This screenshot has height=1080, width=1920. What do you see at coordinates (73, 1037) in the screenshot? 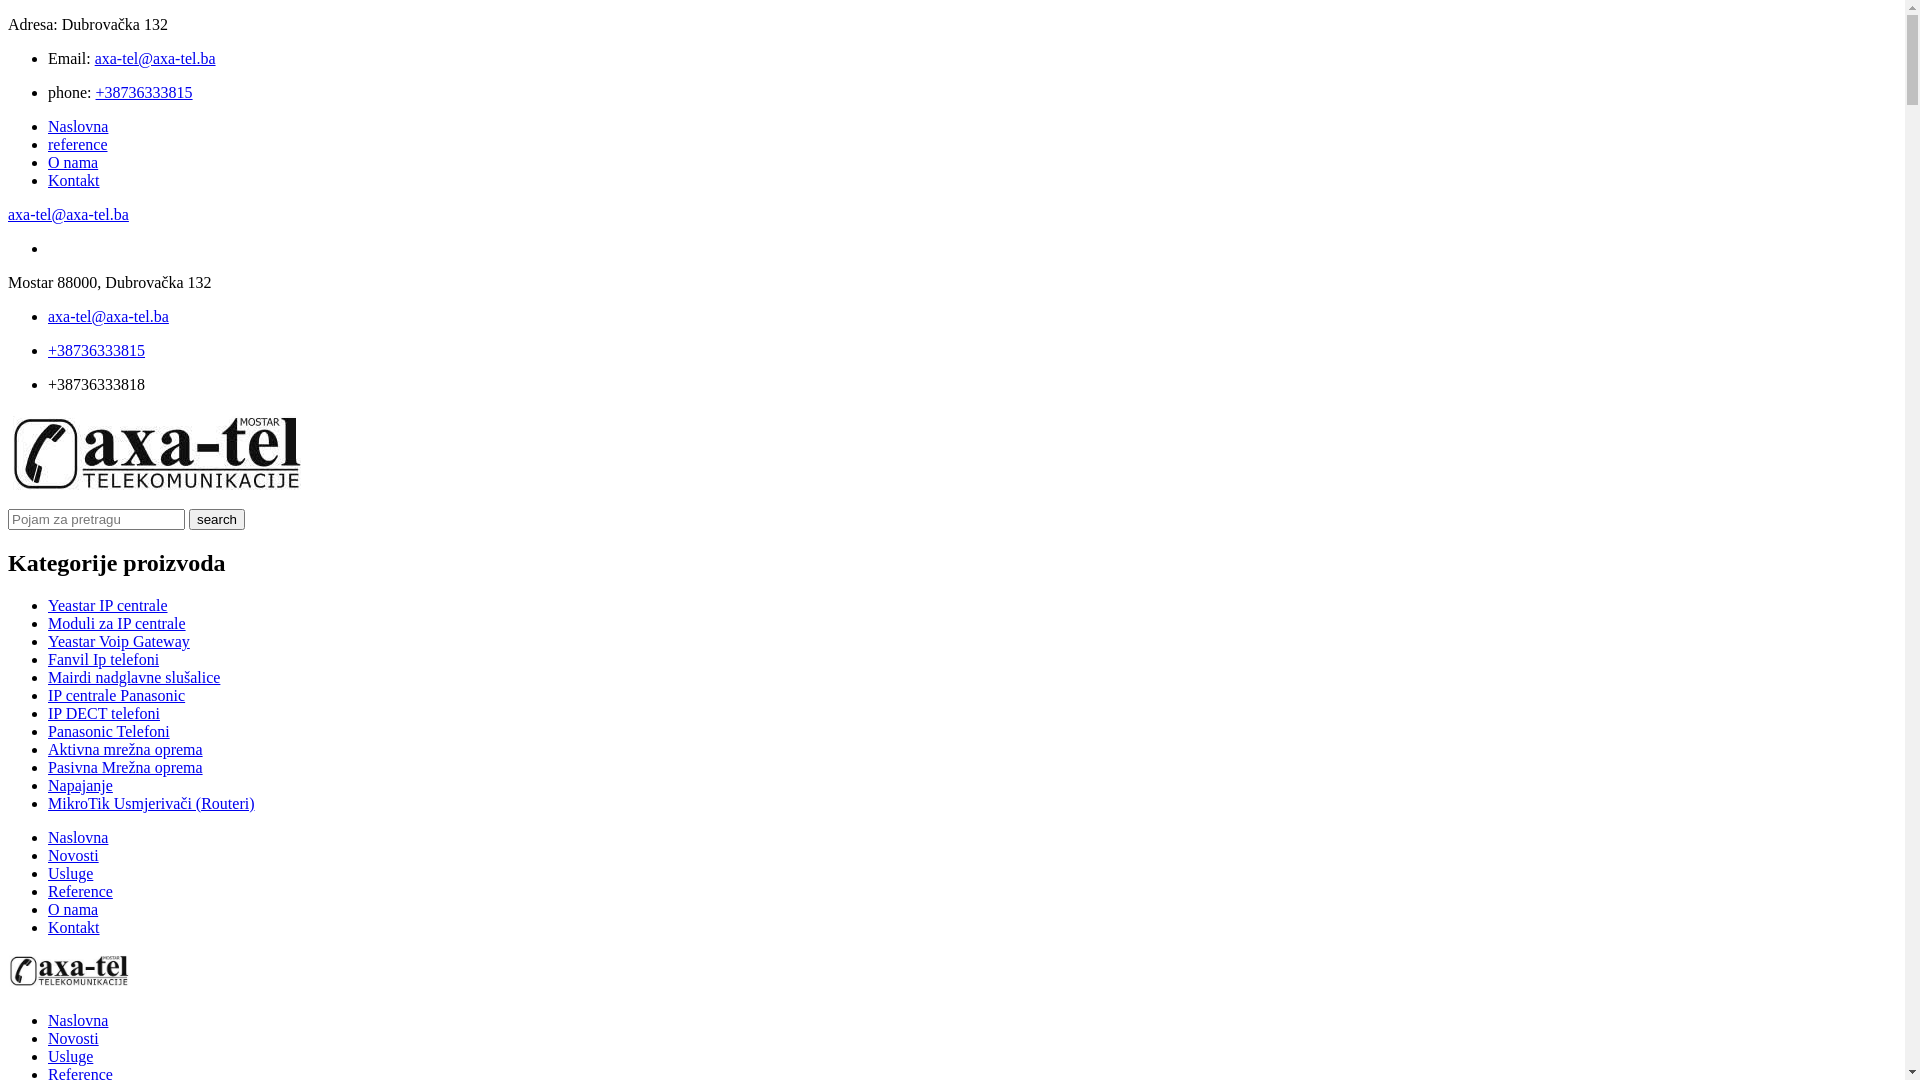
I see `'Novosti'` at bounding box center [73, 1037].